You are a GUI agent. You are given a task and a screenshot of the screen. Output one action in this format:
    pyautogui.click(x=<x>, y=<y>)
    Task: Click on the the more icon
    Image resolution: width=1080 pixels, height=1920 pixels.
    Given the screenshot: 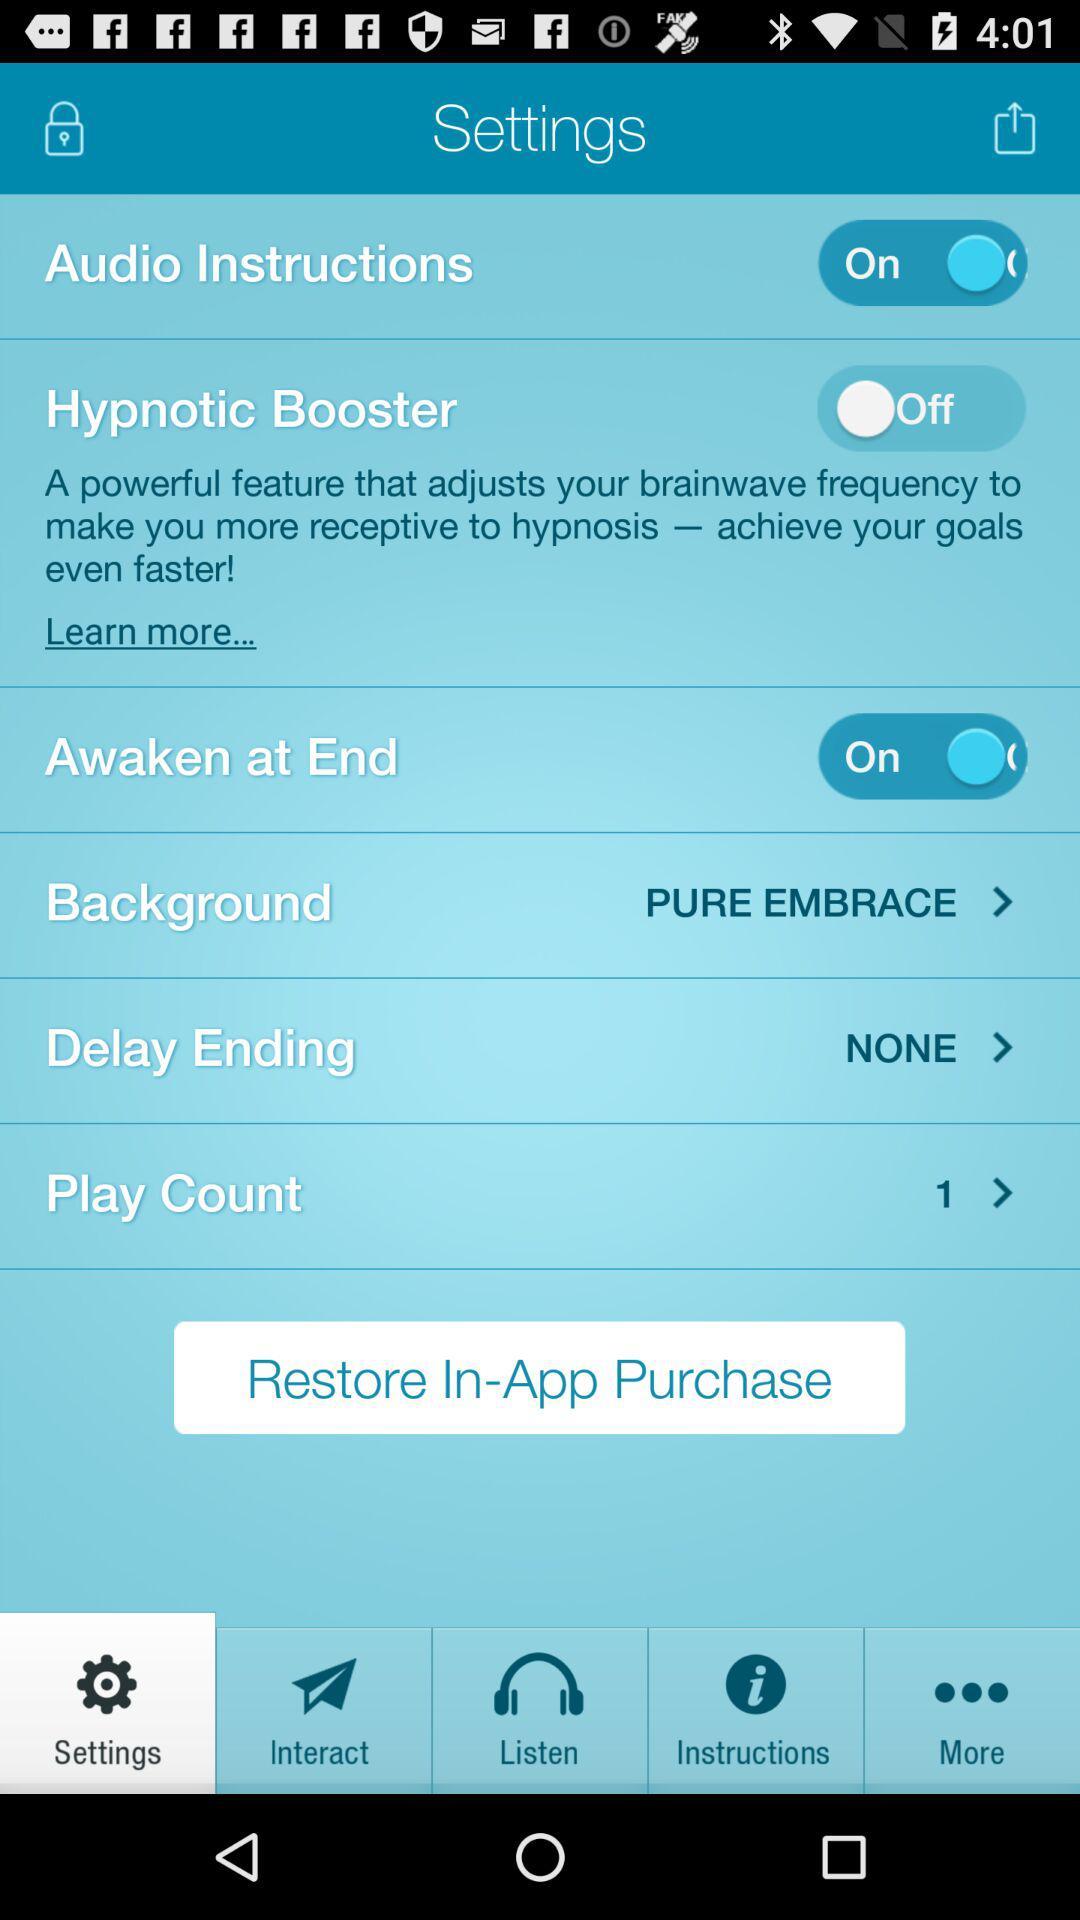 What is the action you would take?
    pyautogui.click(x=971, y=1821)
    